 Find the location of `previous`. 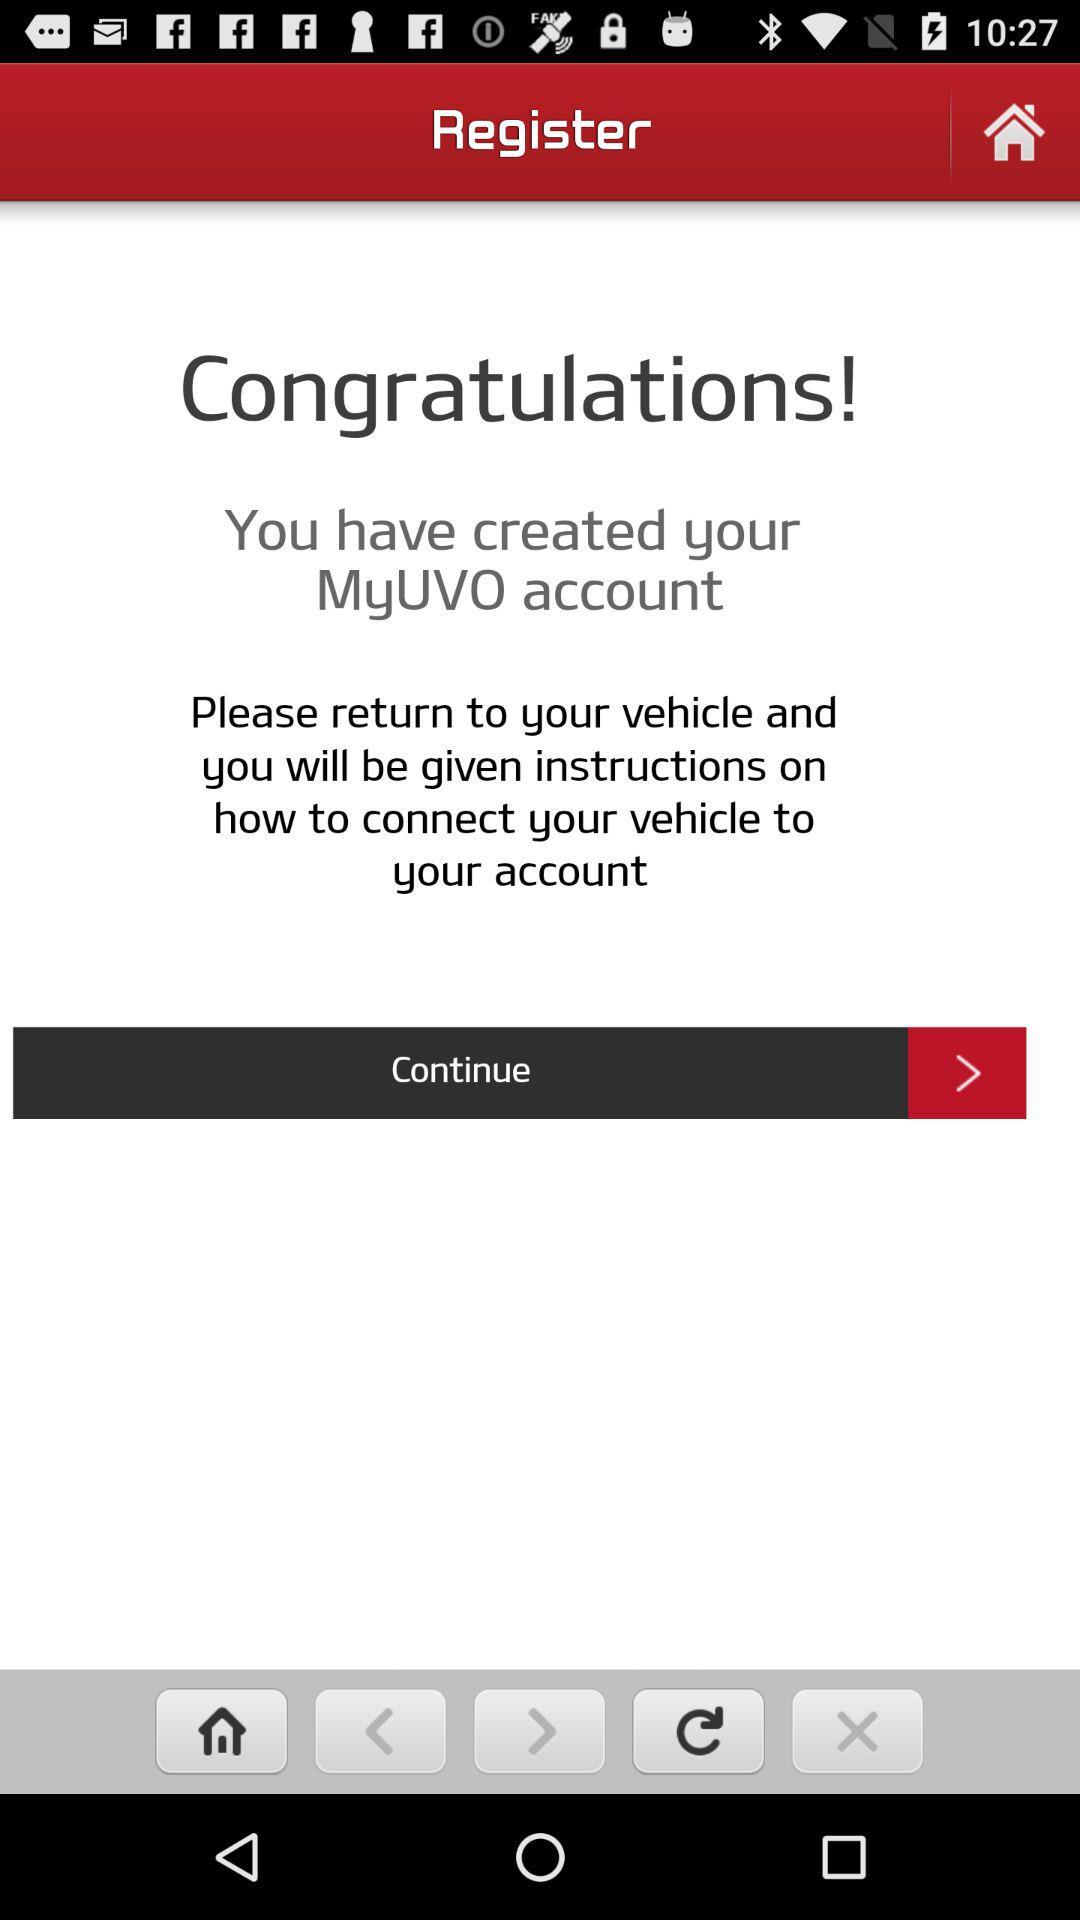

previous is located at coordinates (380, 1730).